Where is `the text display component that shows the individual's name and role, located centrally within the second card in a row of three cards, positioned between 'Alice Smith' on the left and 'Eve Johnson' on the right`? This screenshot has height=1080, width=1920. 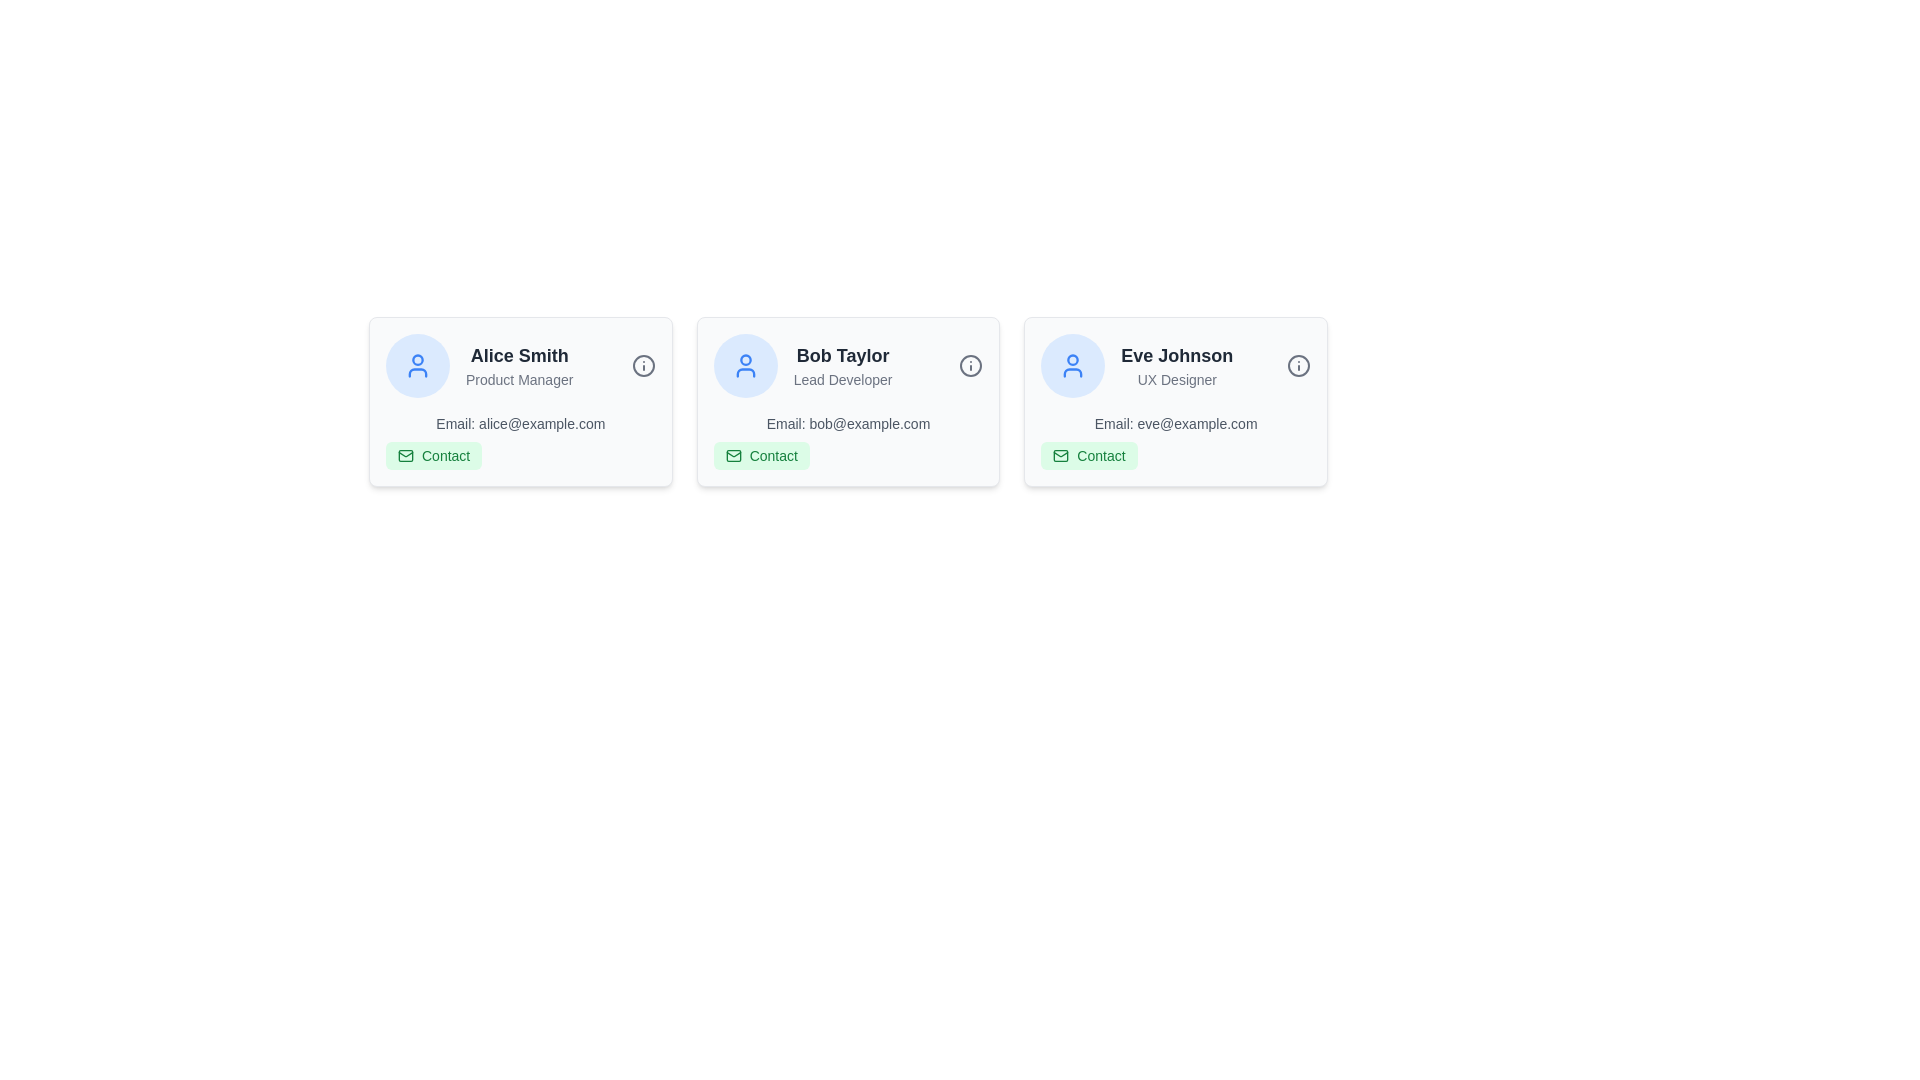 the text display component that shows the individual's name and role, located centrally within the second card in a row of three cards, positioned between 'Alice Smith' on the left and 'Eve Johnson' on the right is located at coordinates (843, 366).